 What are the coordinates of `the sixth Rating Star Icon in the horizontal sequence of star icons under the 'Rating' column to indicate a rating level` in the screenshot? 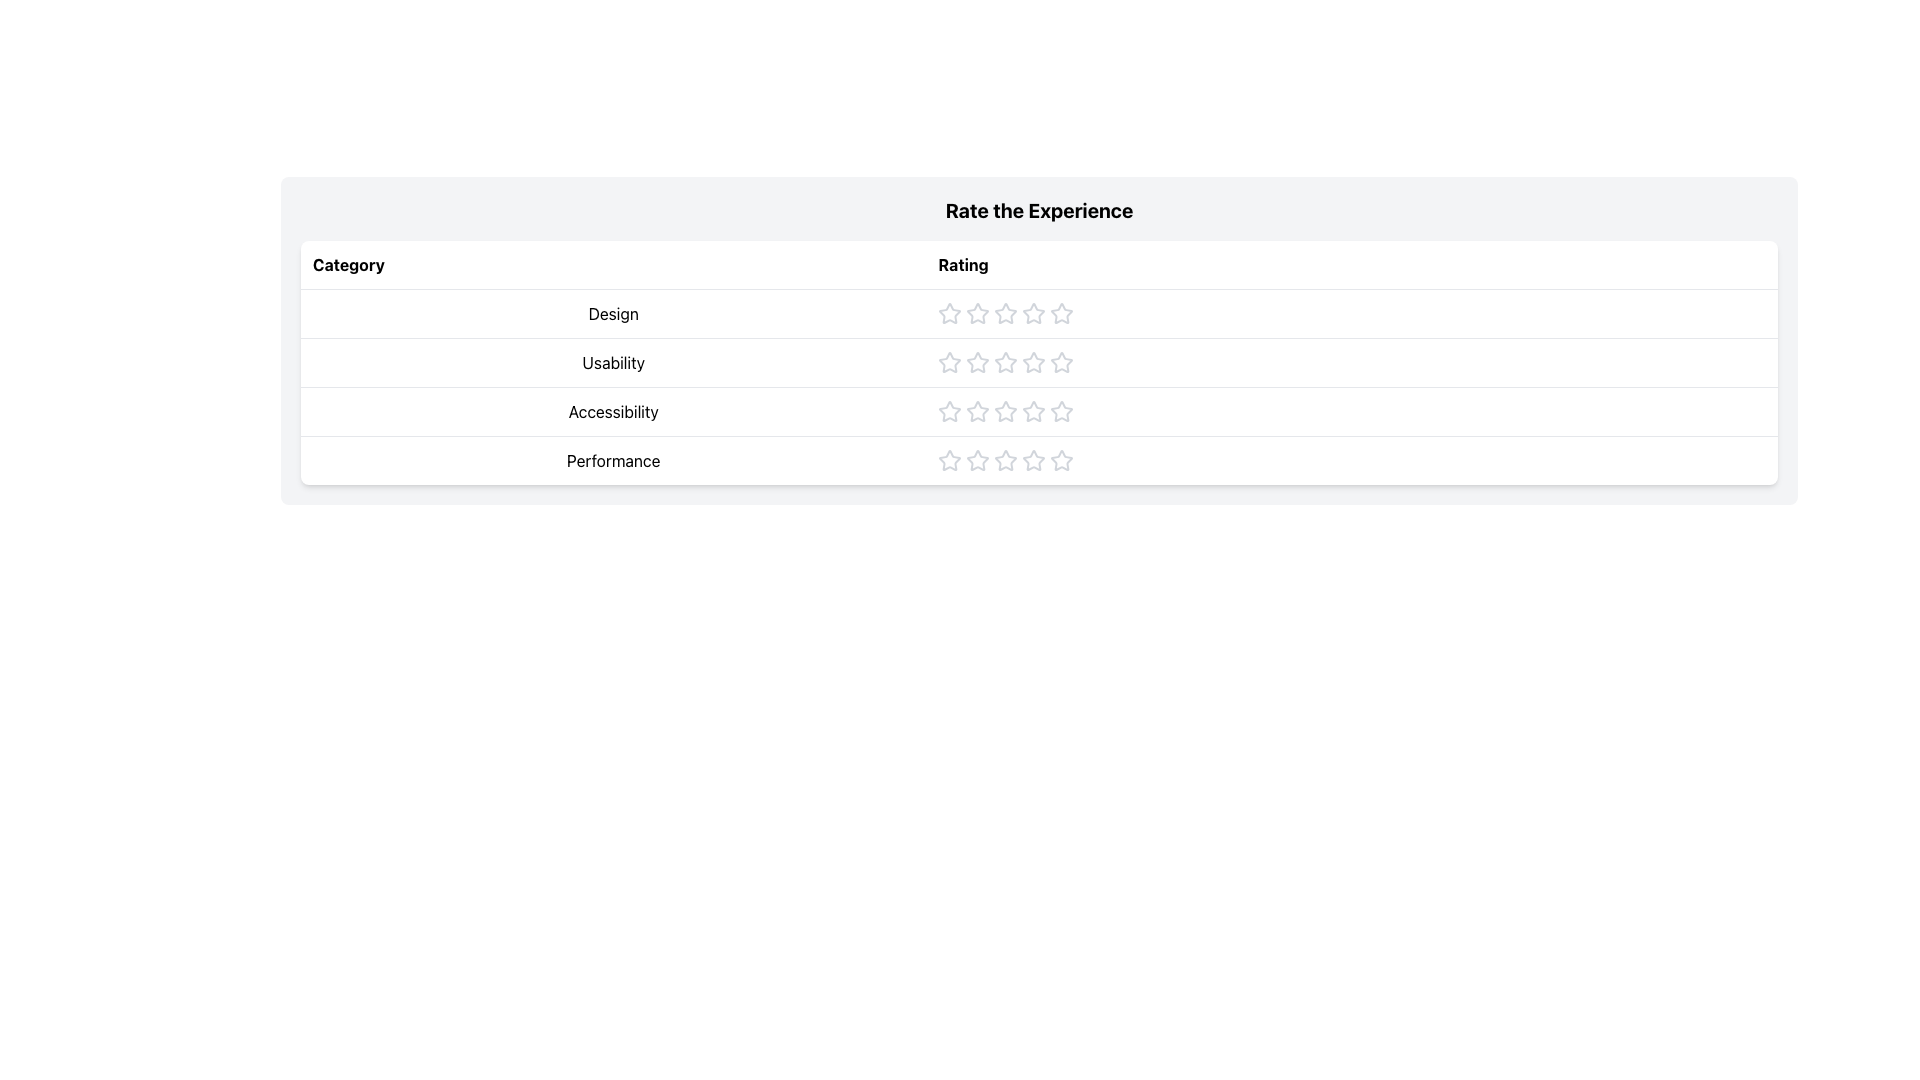 It's located at (1033, 411).